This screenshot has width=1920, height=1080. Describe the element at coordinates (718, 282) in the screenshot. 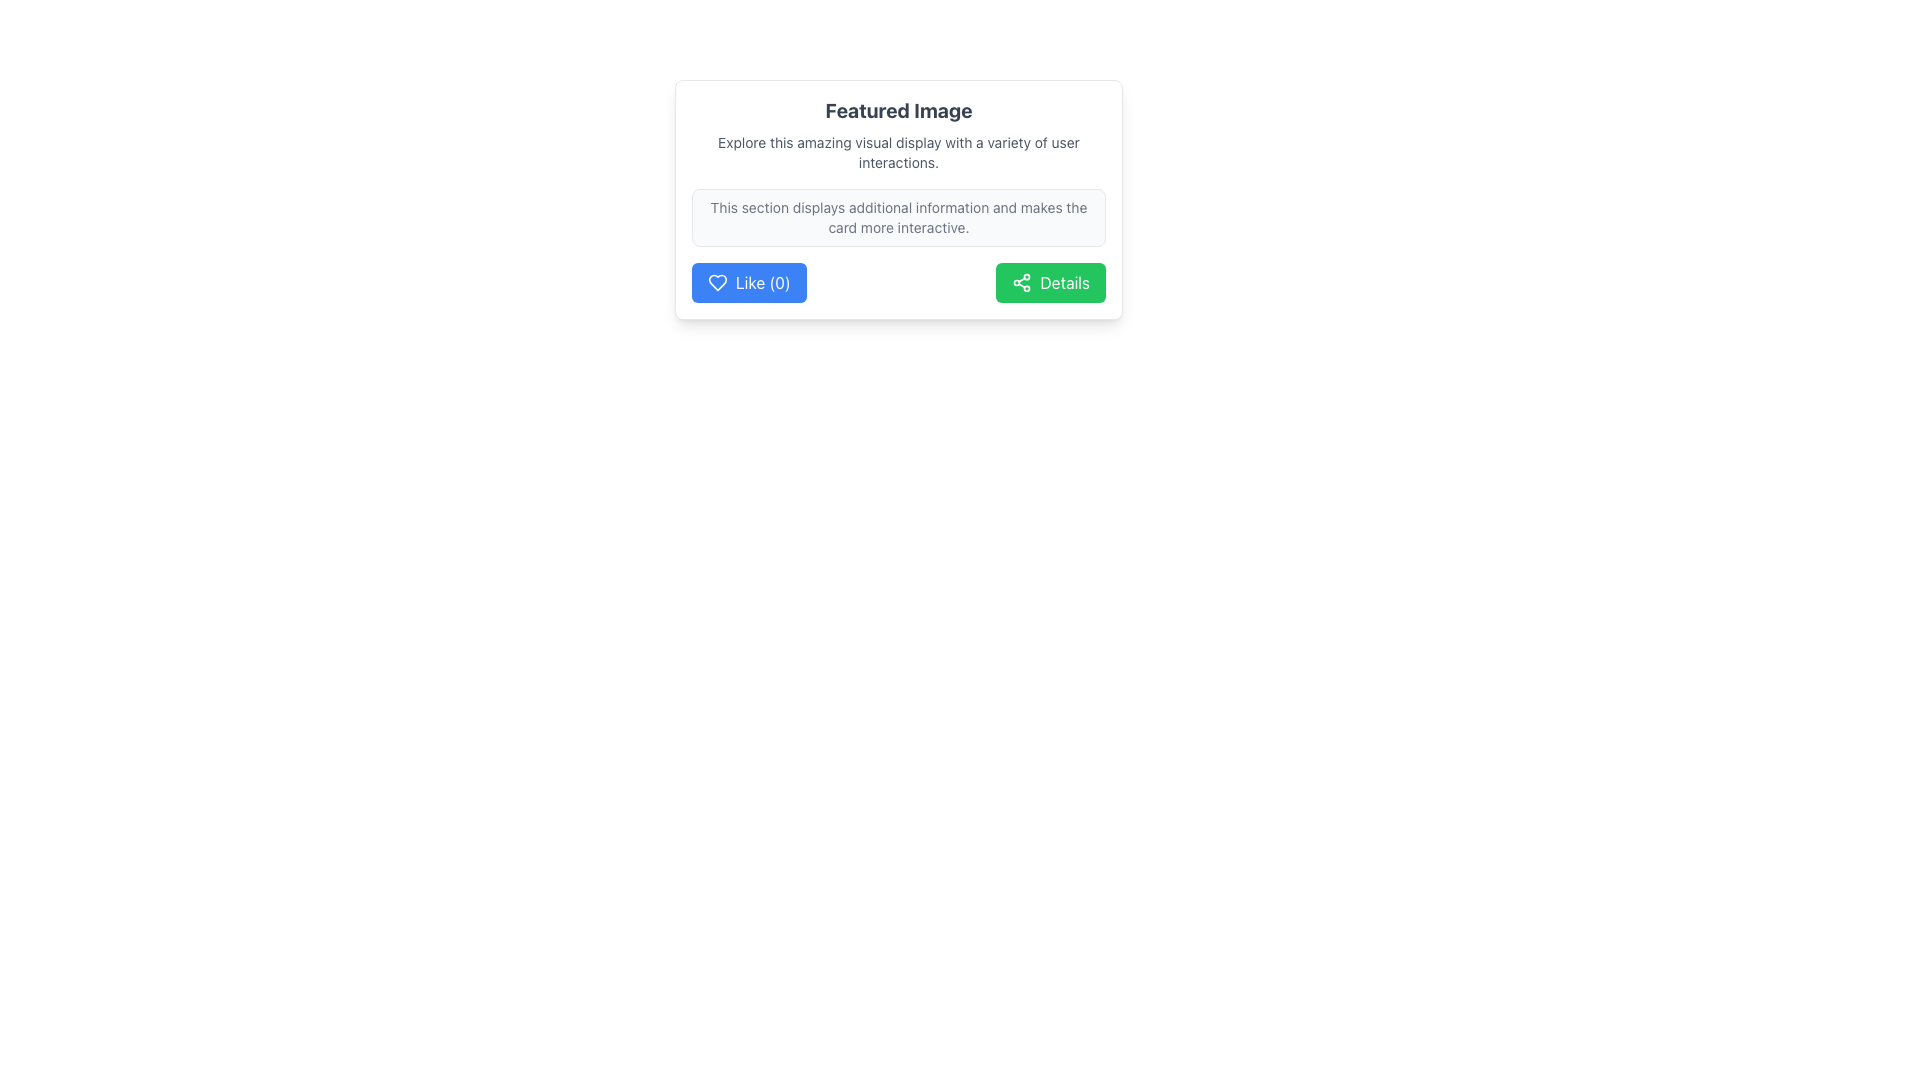

I see `the 'Like' button represented by the heart icon located at the bottom left of the card` at that location.